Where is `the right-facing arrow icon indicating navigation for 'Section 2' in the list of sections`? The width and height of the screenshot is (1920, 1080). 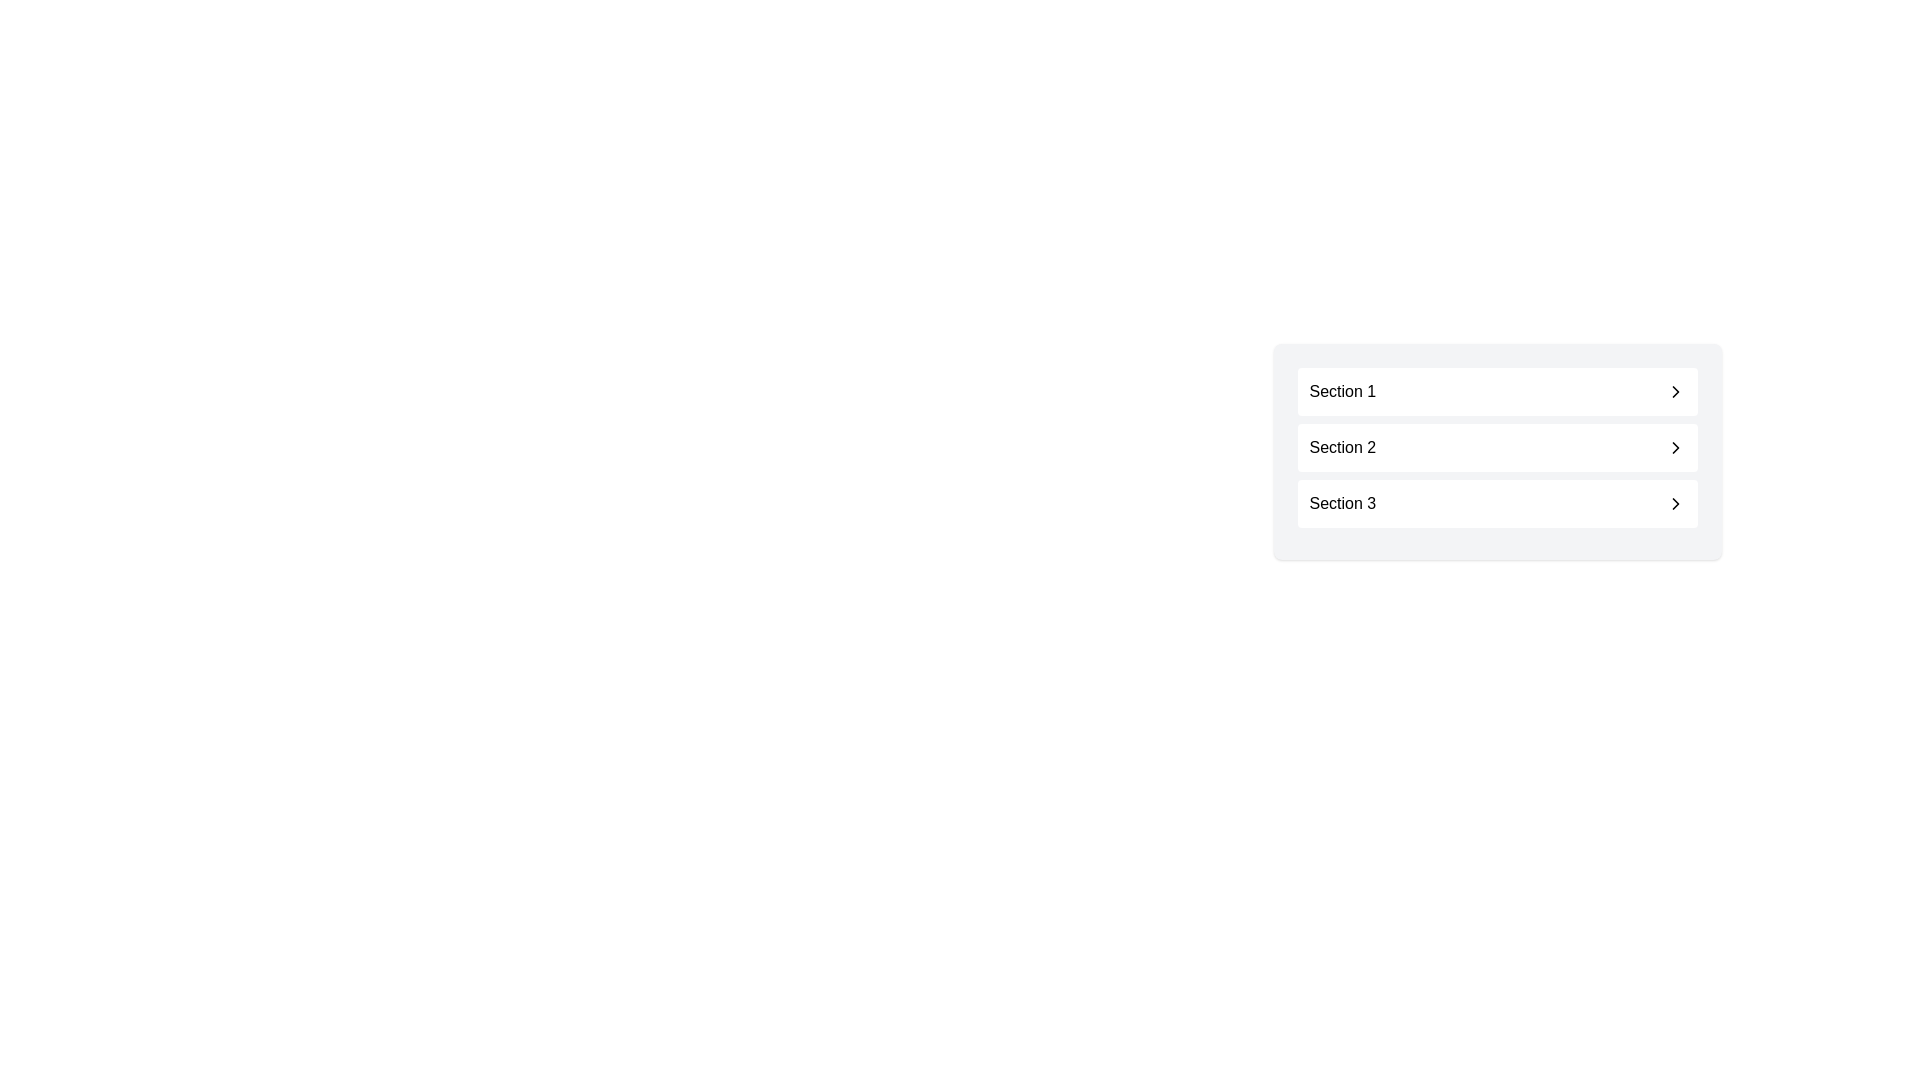 the right-facing arrow icon indicating navigation for 'Section 2' in the list of sections is located at coordinates (1675, 446).